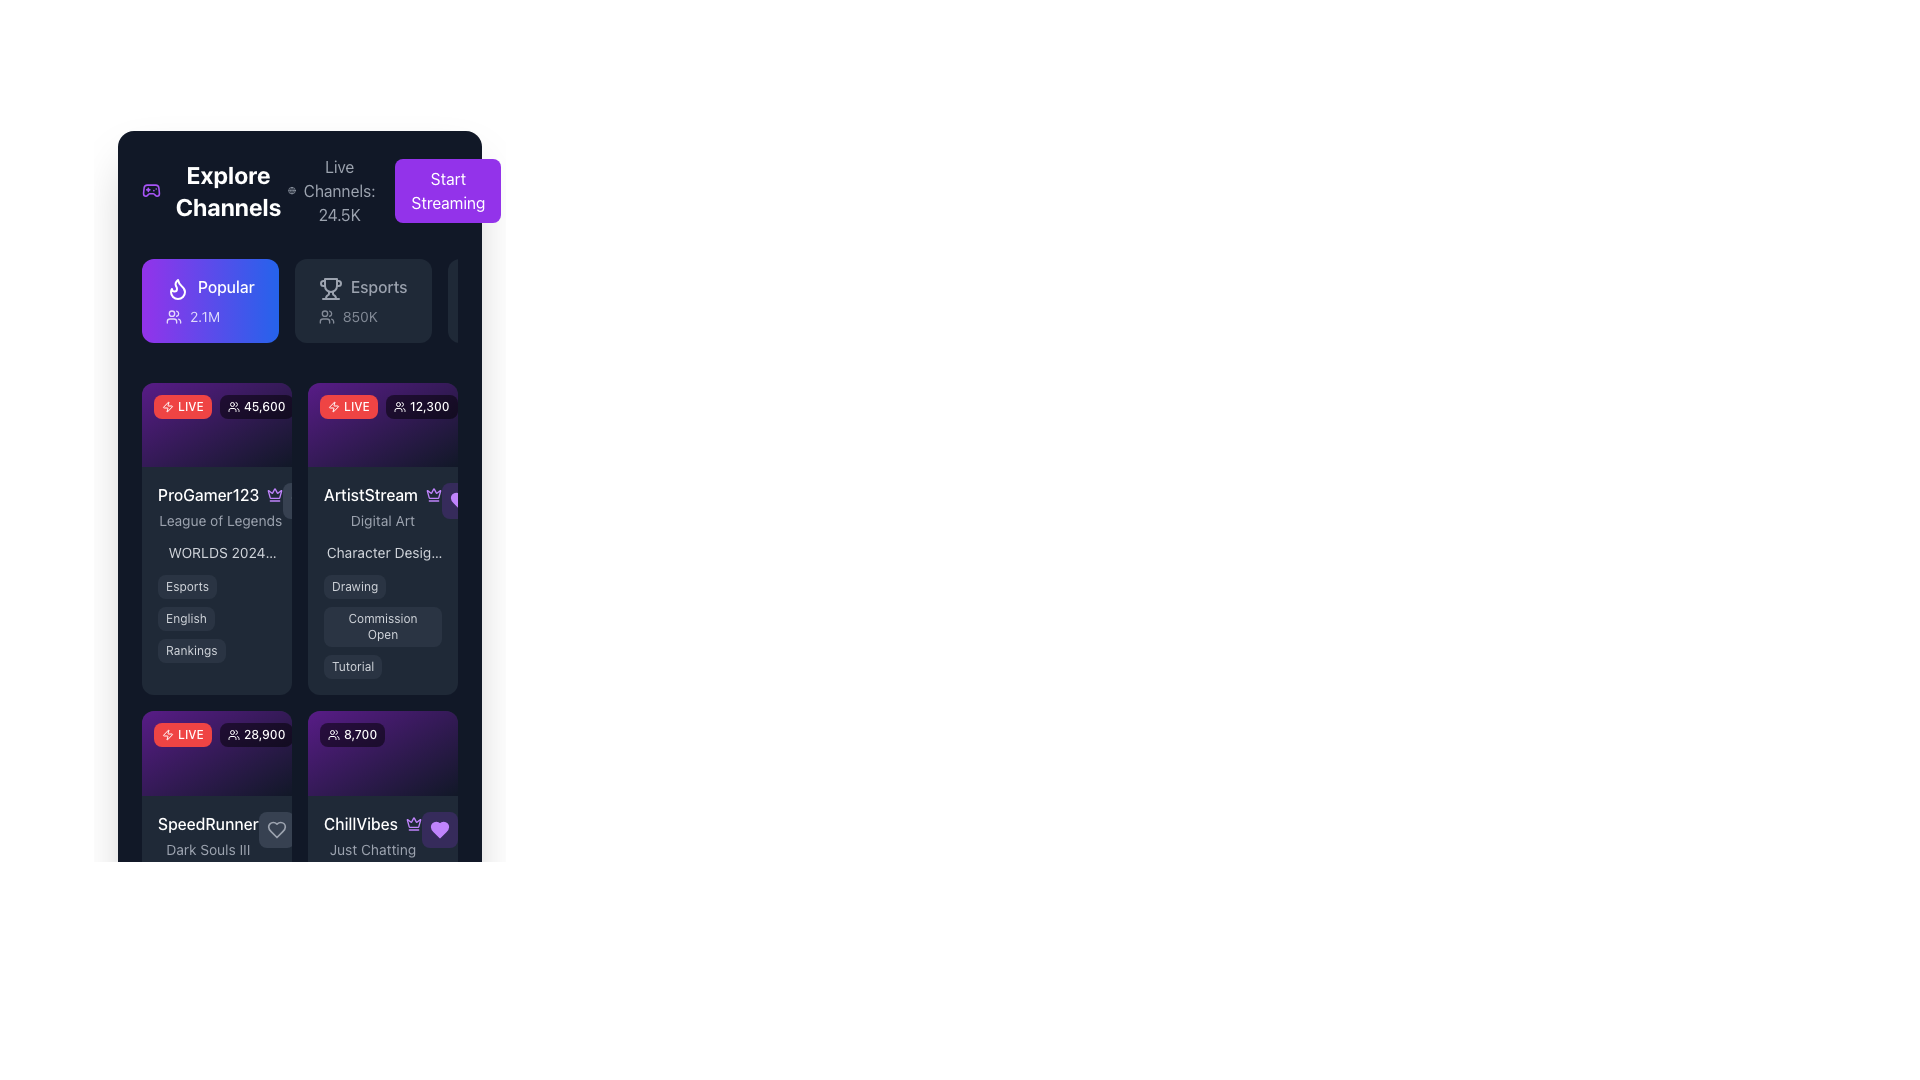  I want to click on keyboard navigation, so click(298, 304).